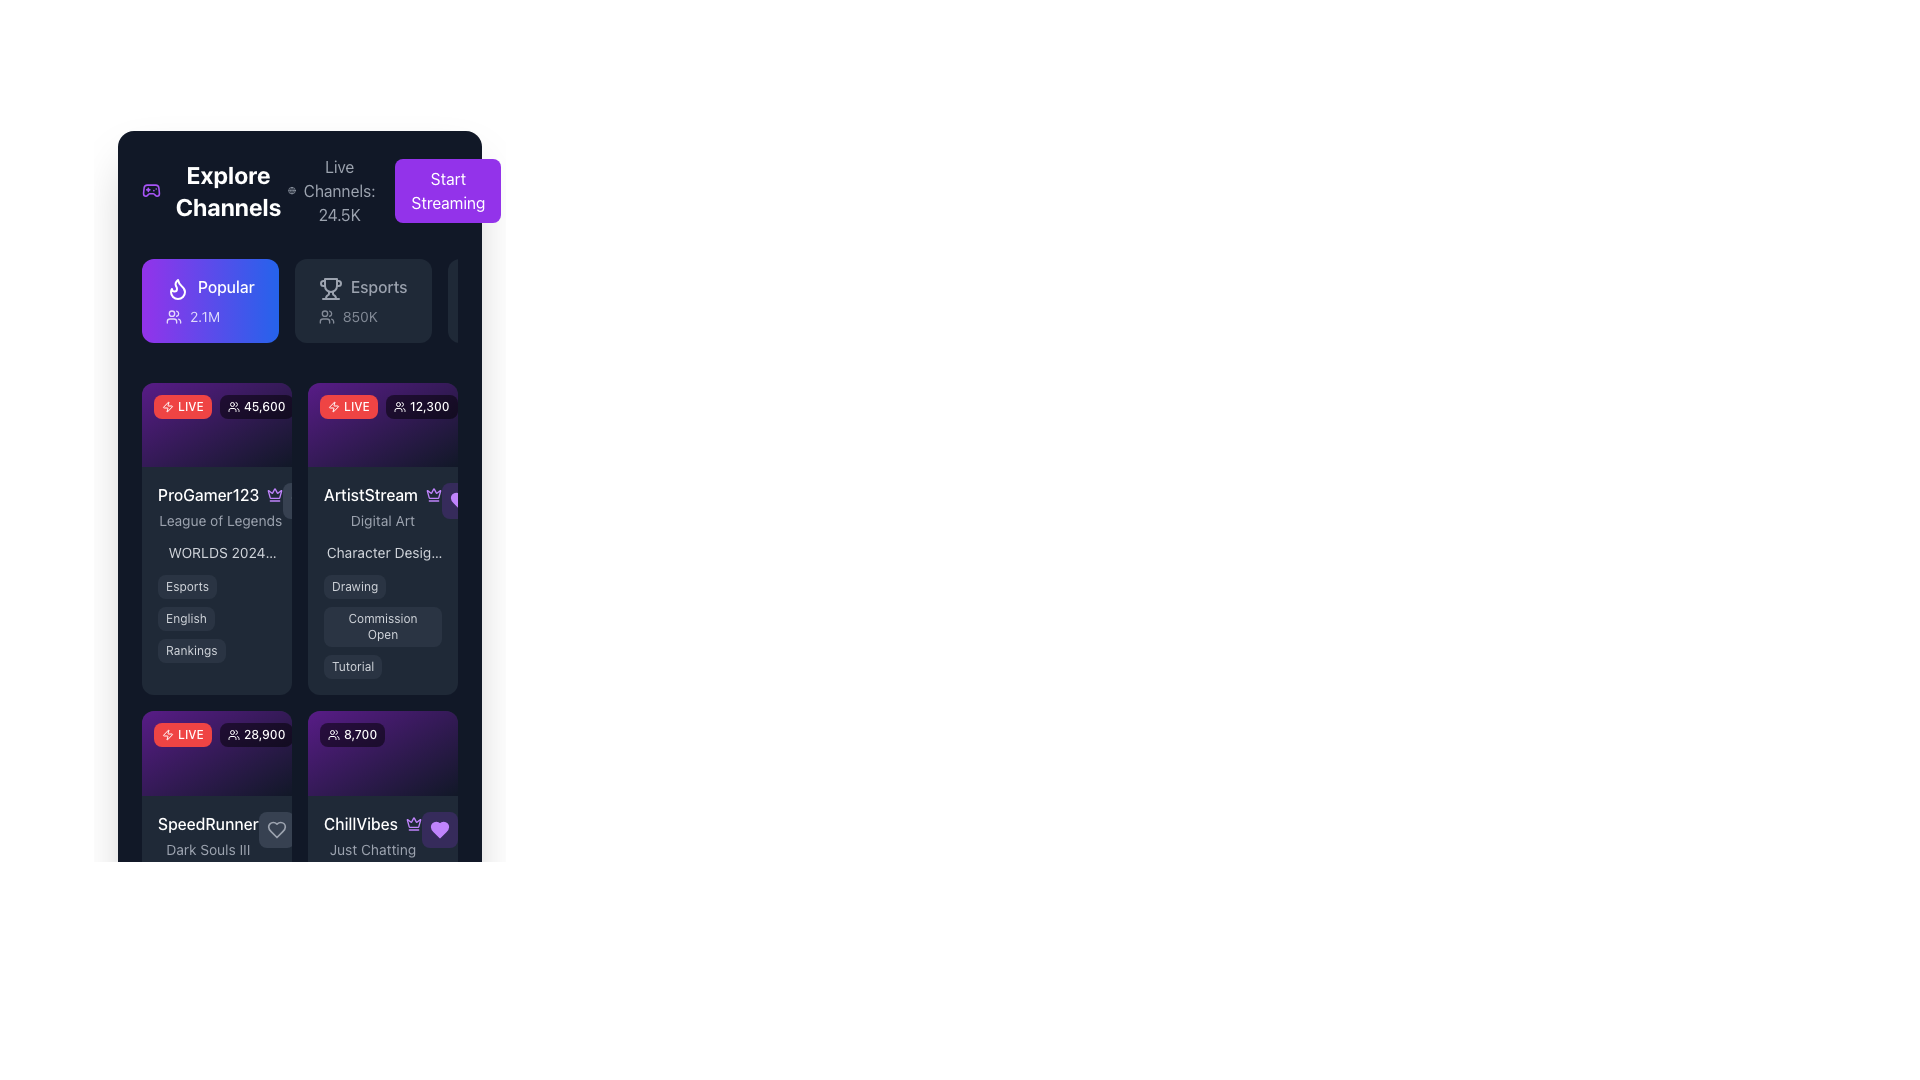  I want to click on keyboard navigation, so click(298, 304).